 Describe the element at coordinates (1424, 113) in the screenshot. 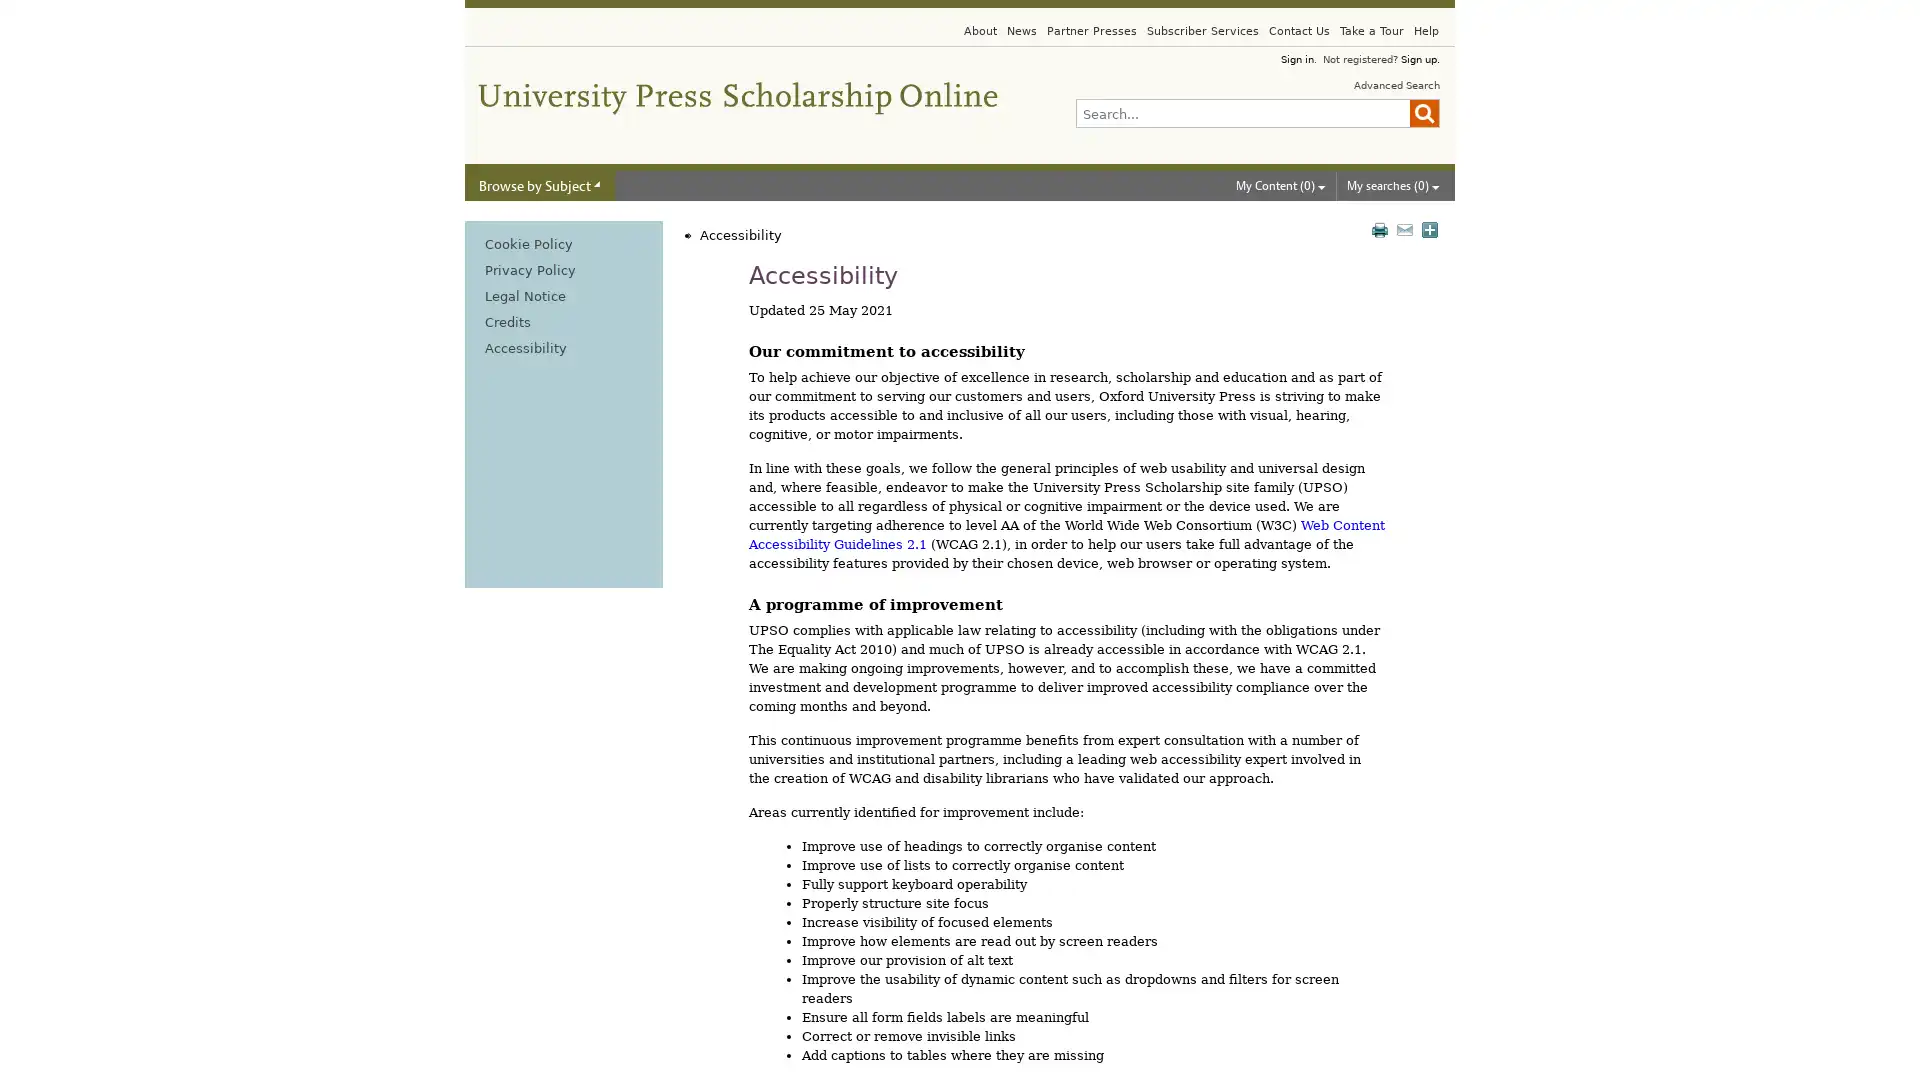

I see `Search` at that location.